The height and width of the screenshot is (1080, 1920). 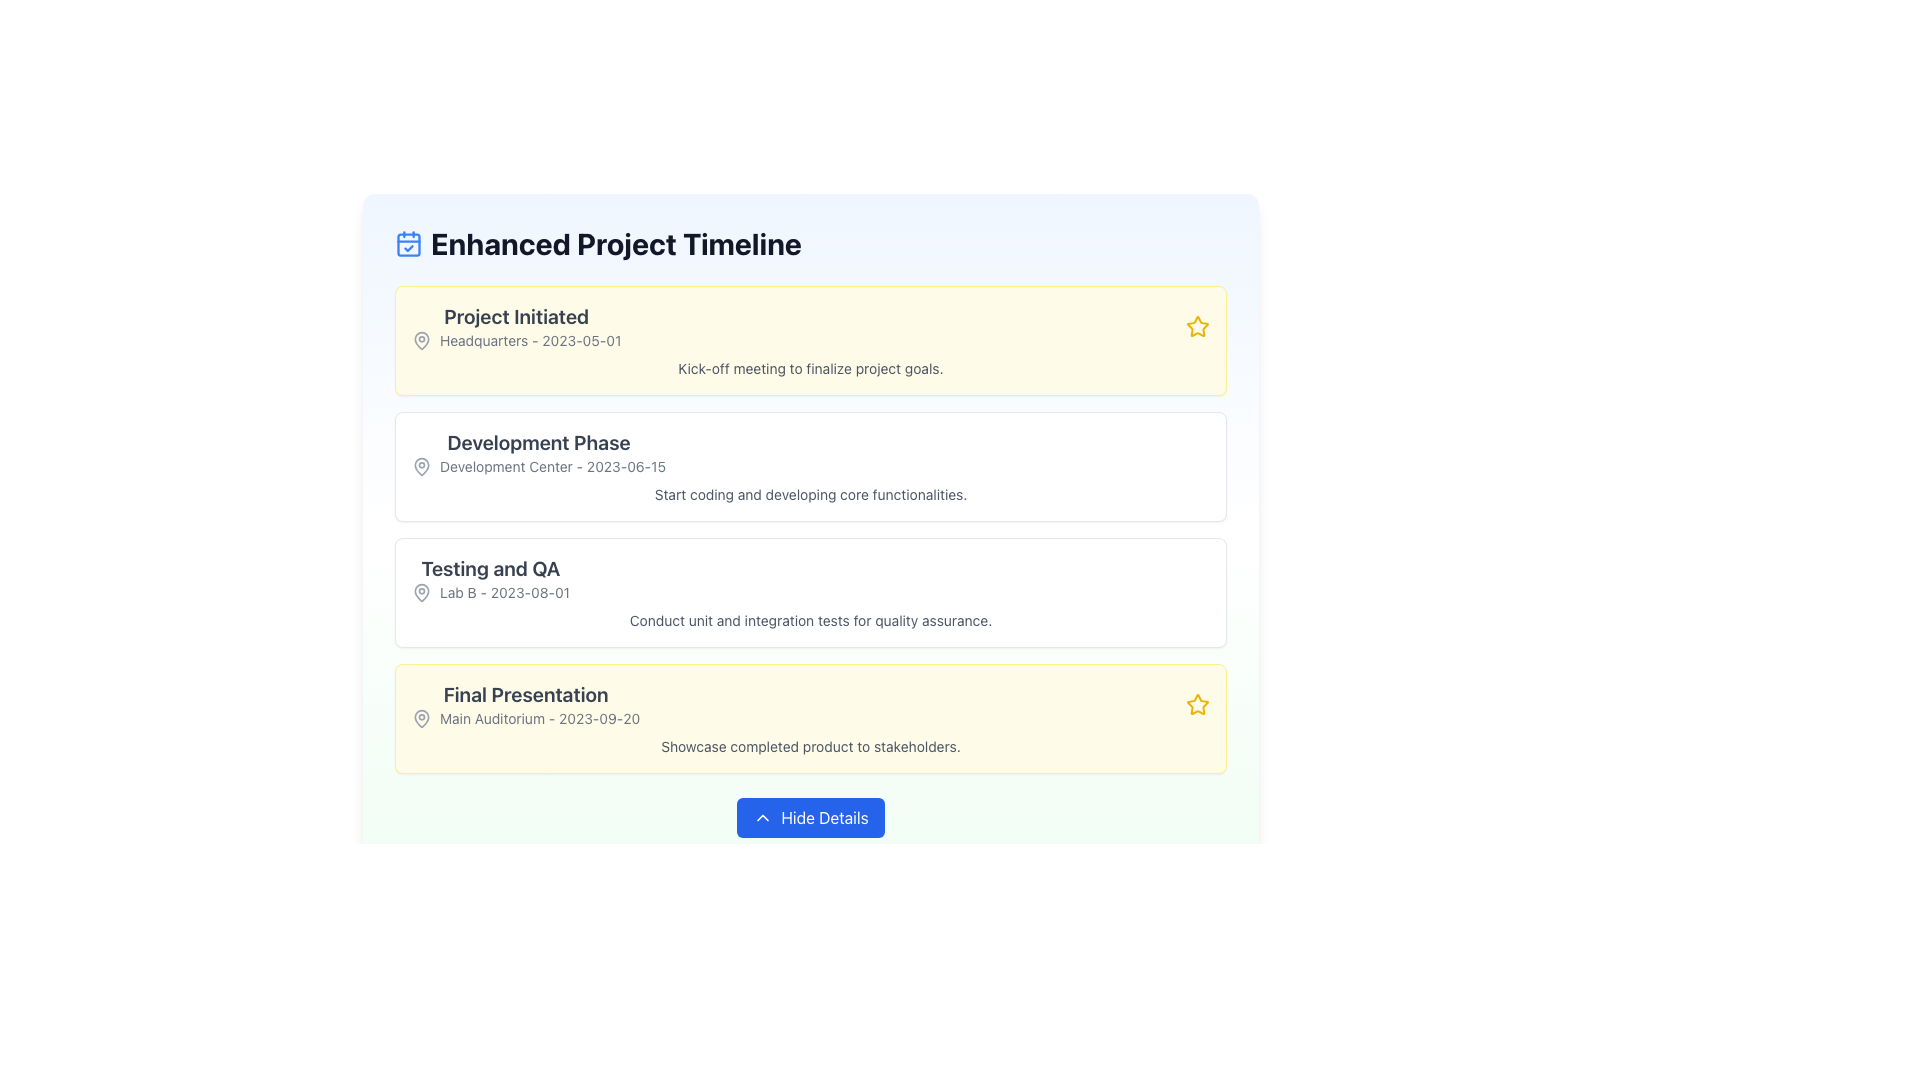 What do you see at coordinates (526, 704) in the screenshot?
I see `the informational text block conveying details about the 'Final Presentation', which is the last item in a list of project milestones within a yellow background section` at bounding box center [526, 704].